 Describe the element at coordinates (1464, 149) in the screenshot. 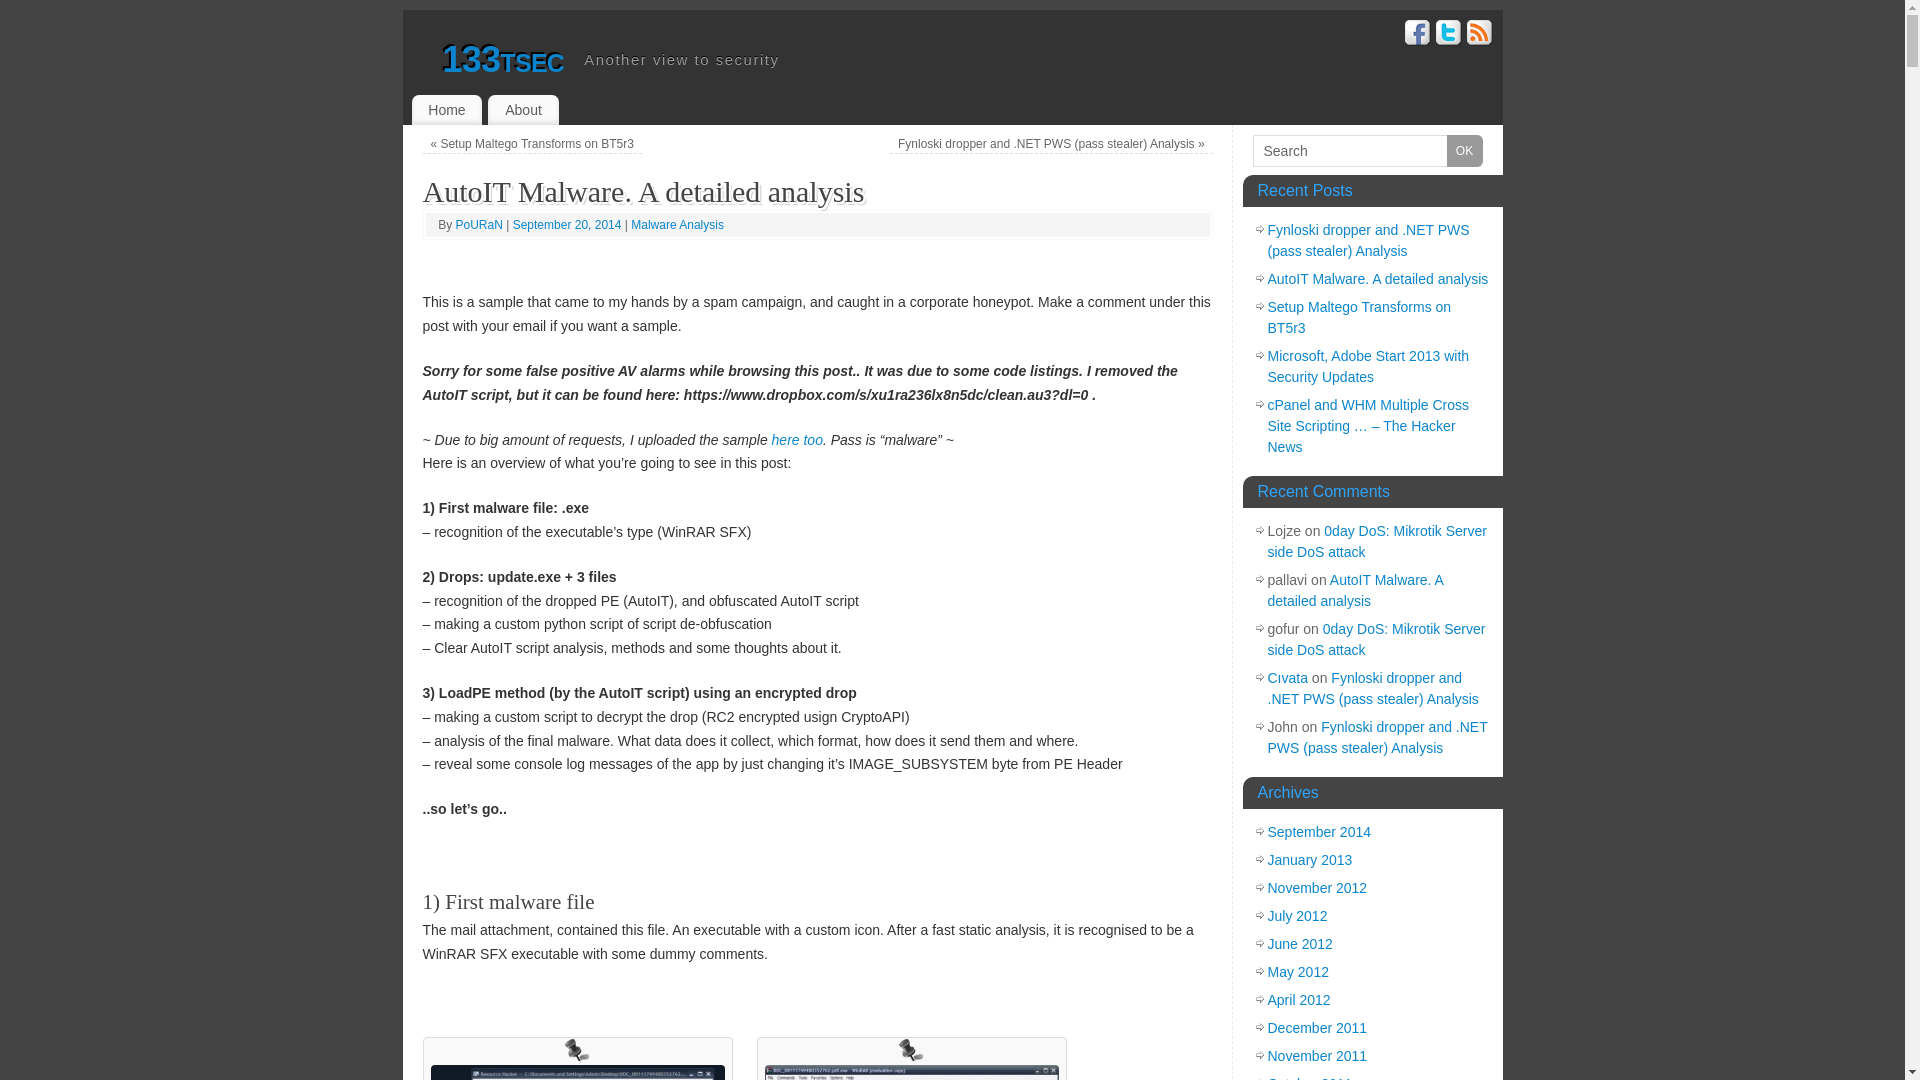

I see `'OK'` at that location.